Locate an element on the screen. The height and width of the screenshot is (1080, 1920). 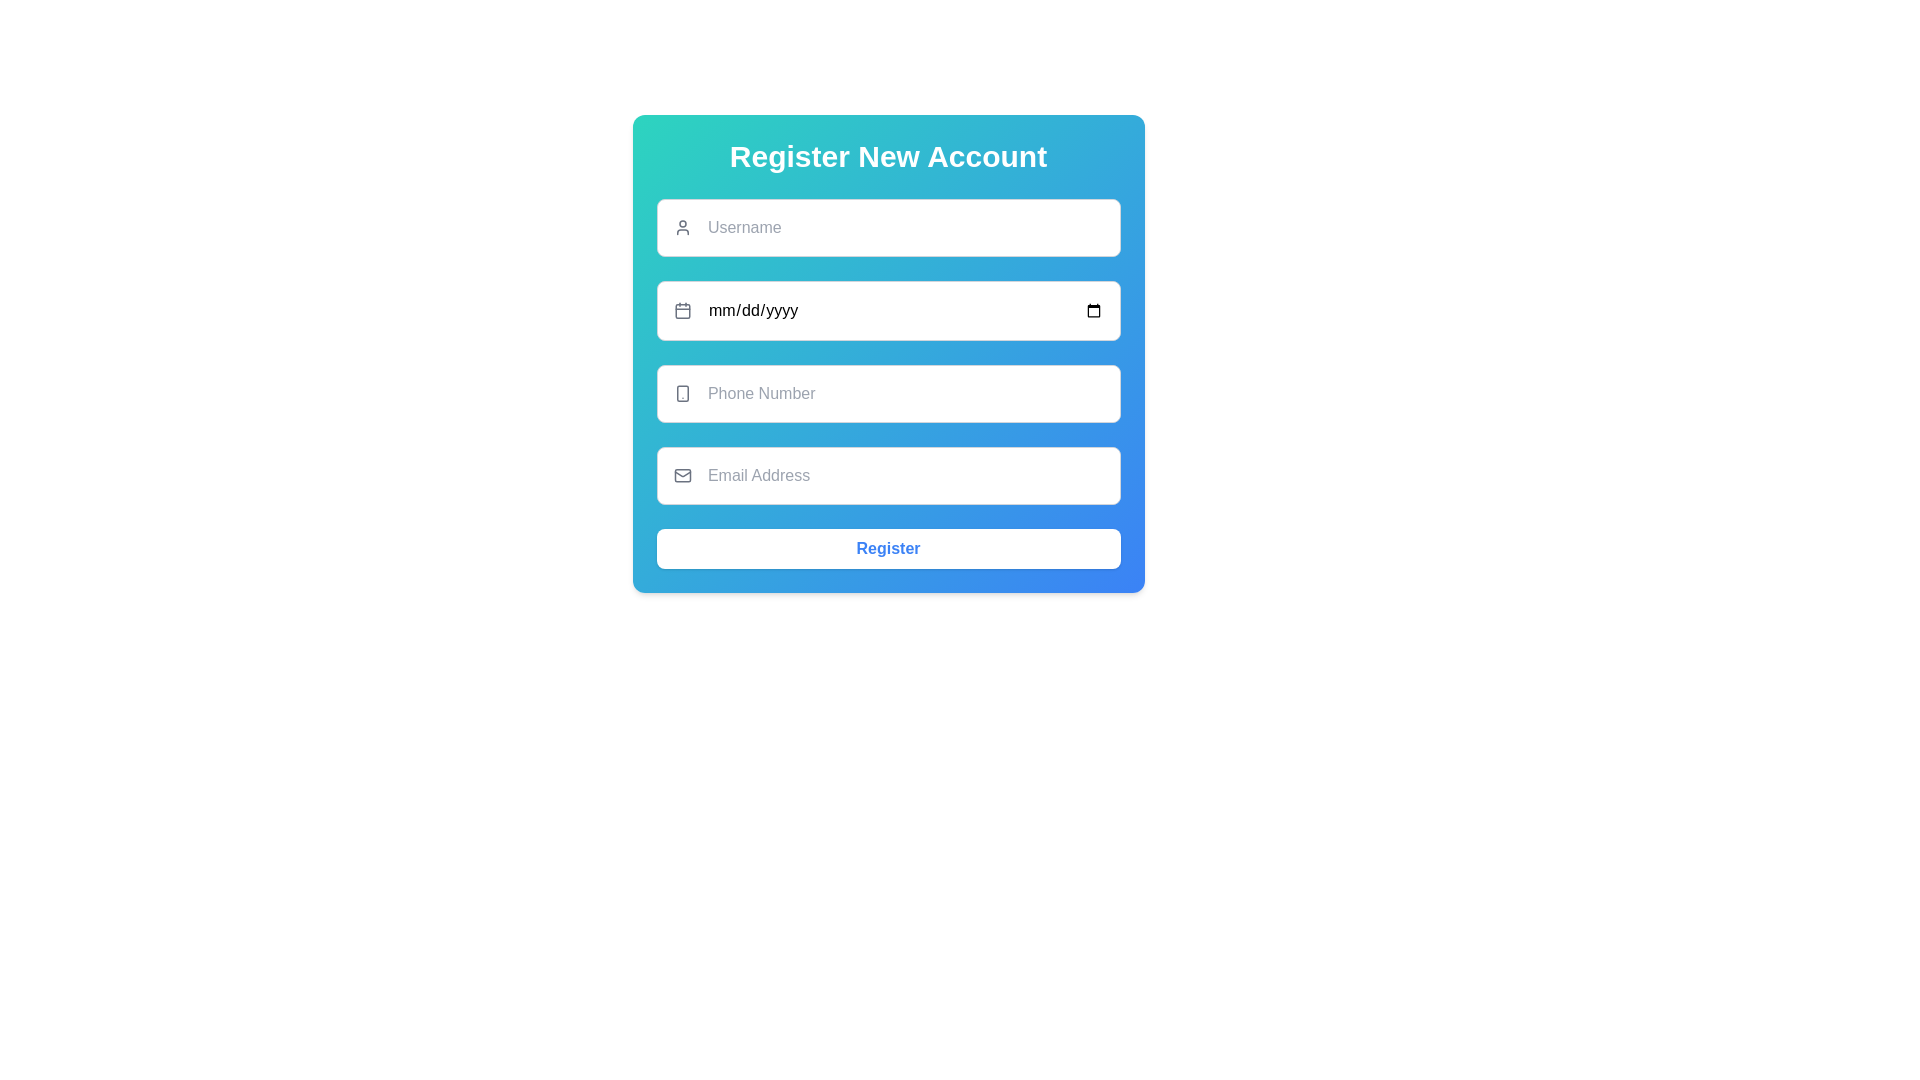
the registration form submit button, which is centrally positioned beneath the input fields for 'Username', 'Date of Birth', 'Phone Number', and 'Email Address', to observe the hover effect is located at coordinates (887, 548).